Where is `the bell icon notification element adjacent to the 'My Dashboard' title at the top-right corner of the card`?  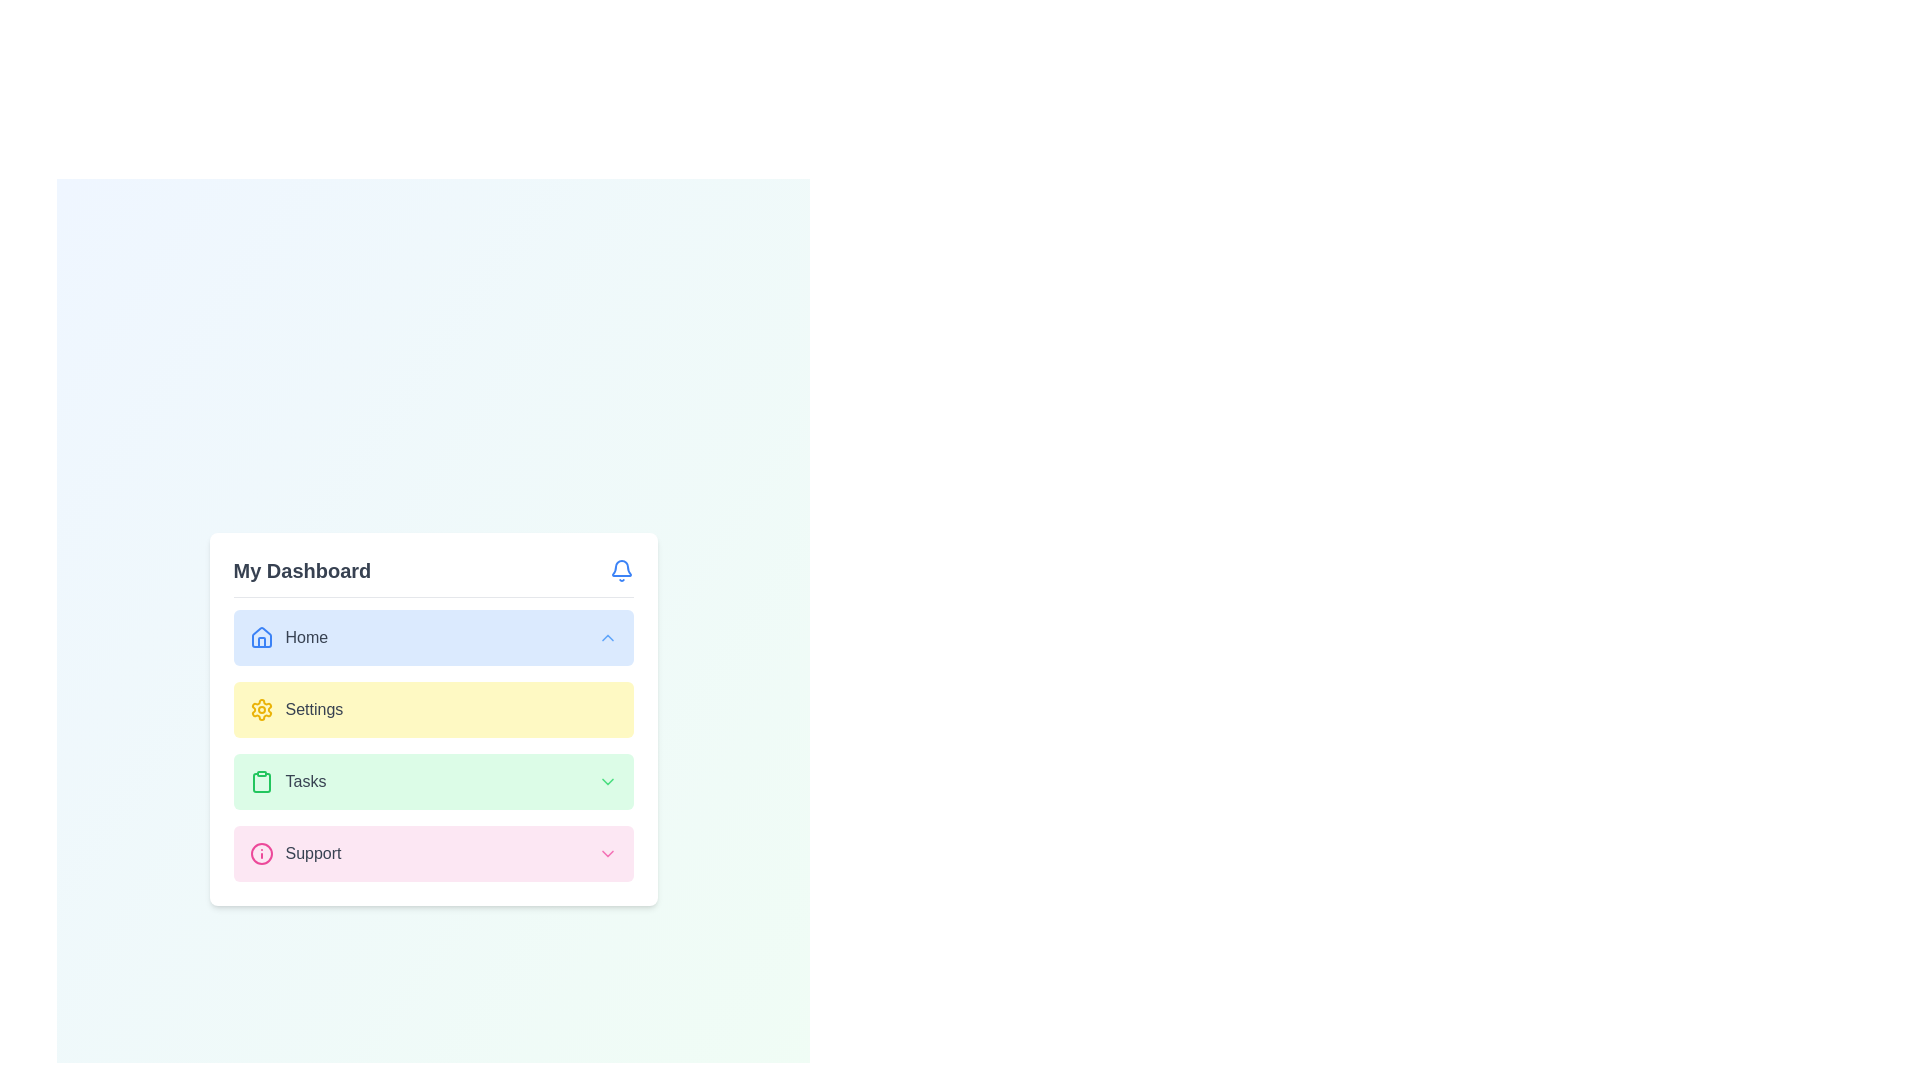
the bell icon notification element adjacent to the 'My Dashboard' title at the top-right corner of the card is located at coordinates (620, 567).